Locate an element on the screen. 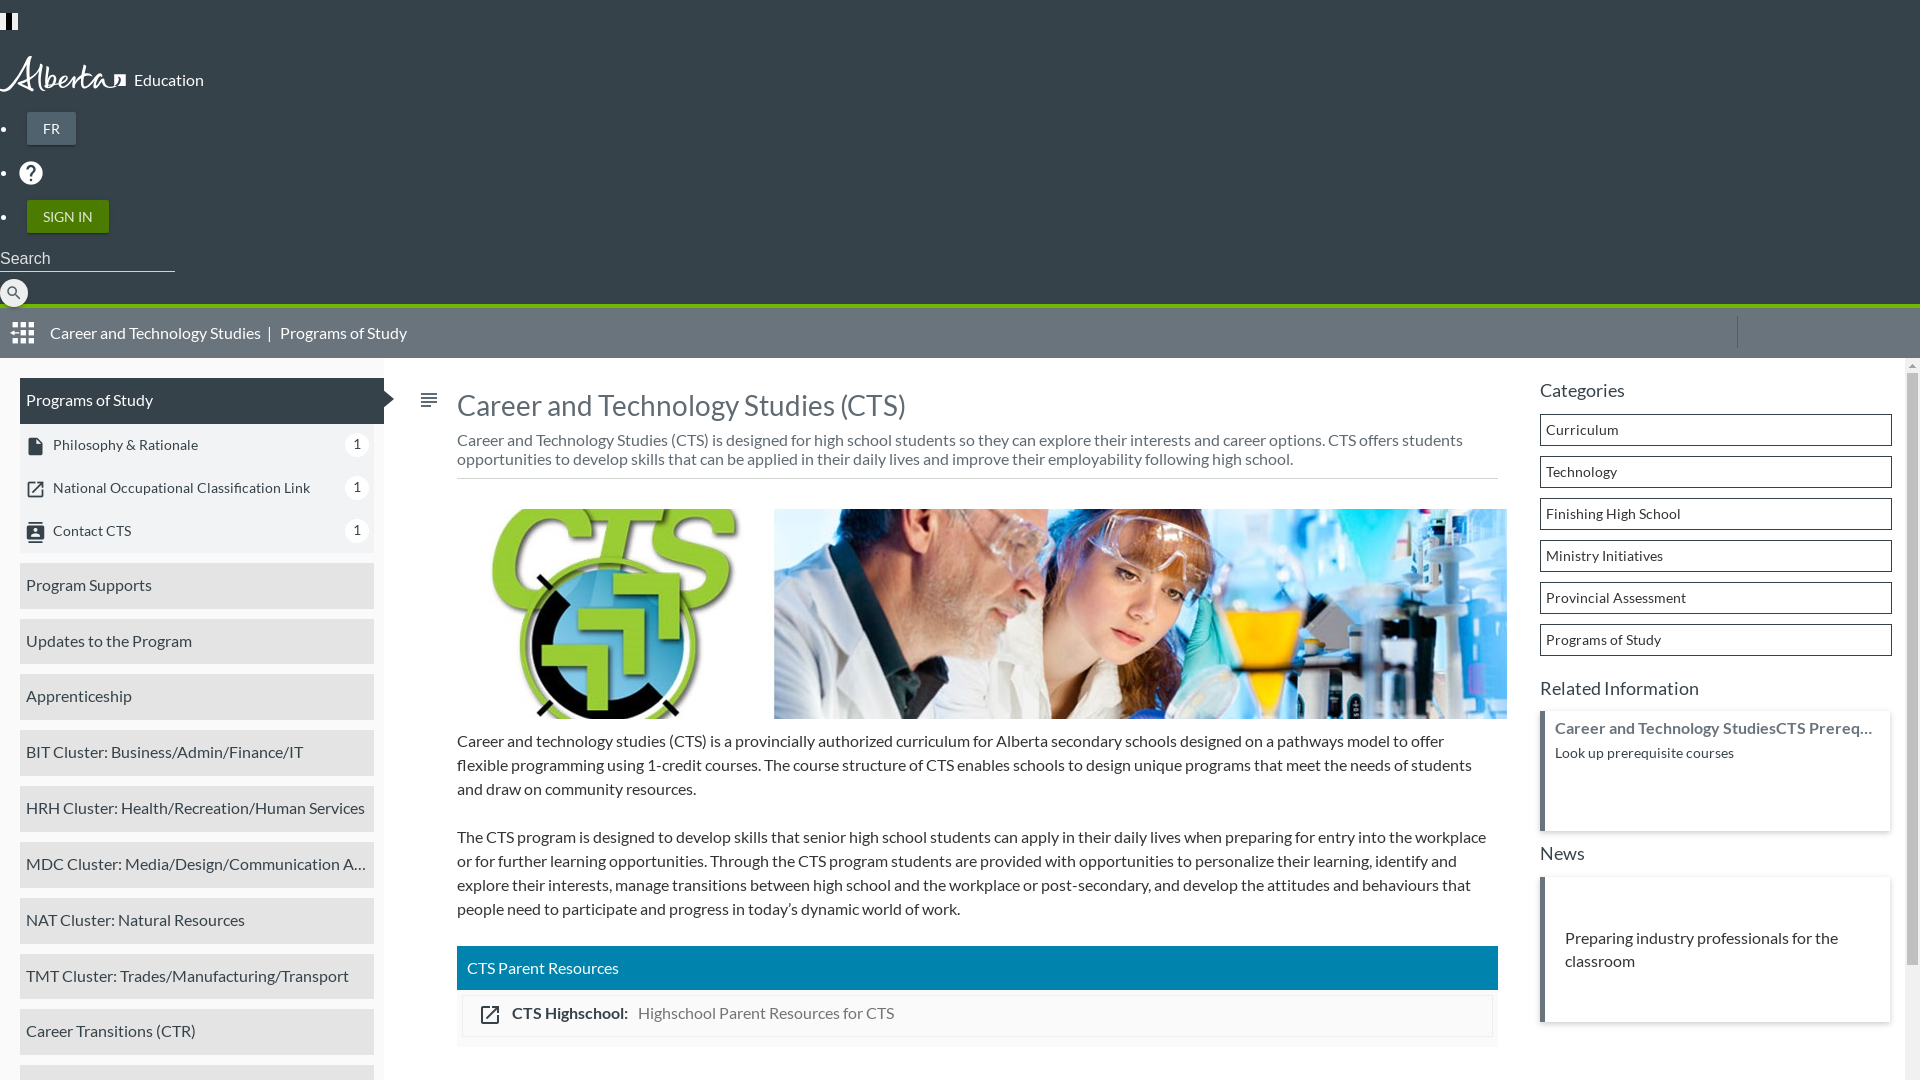  'FR' is located at coordinates (51, 128).